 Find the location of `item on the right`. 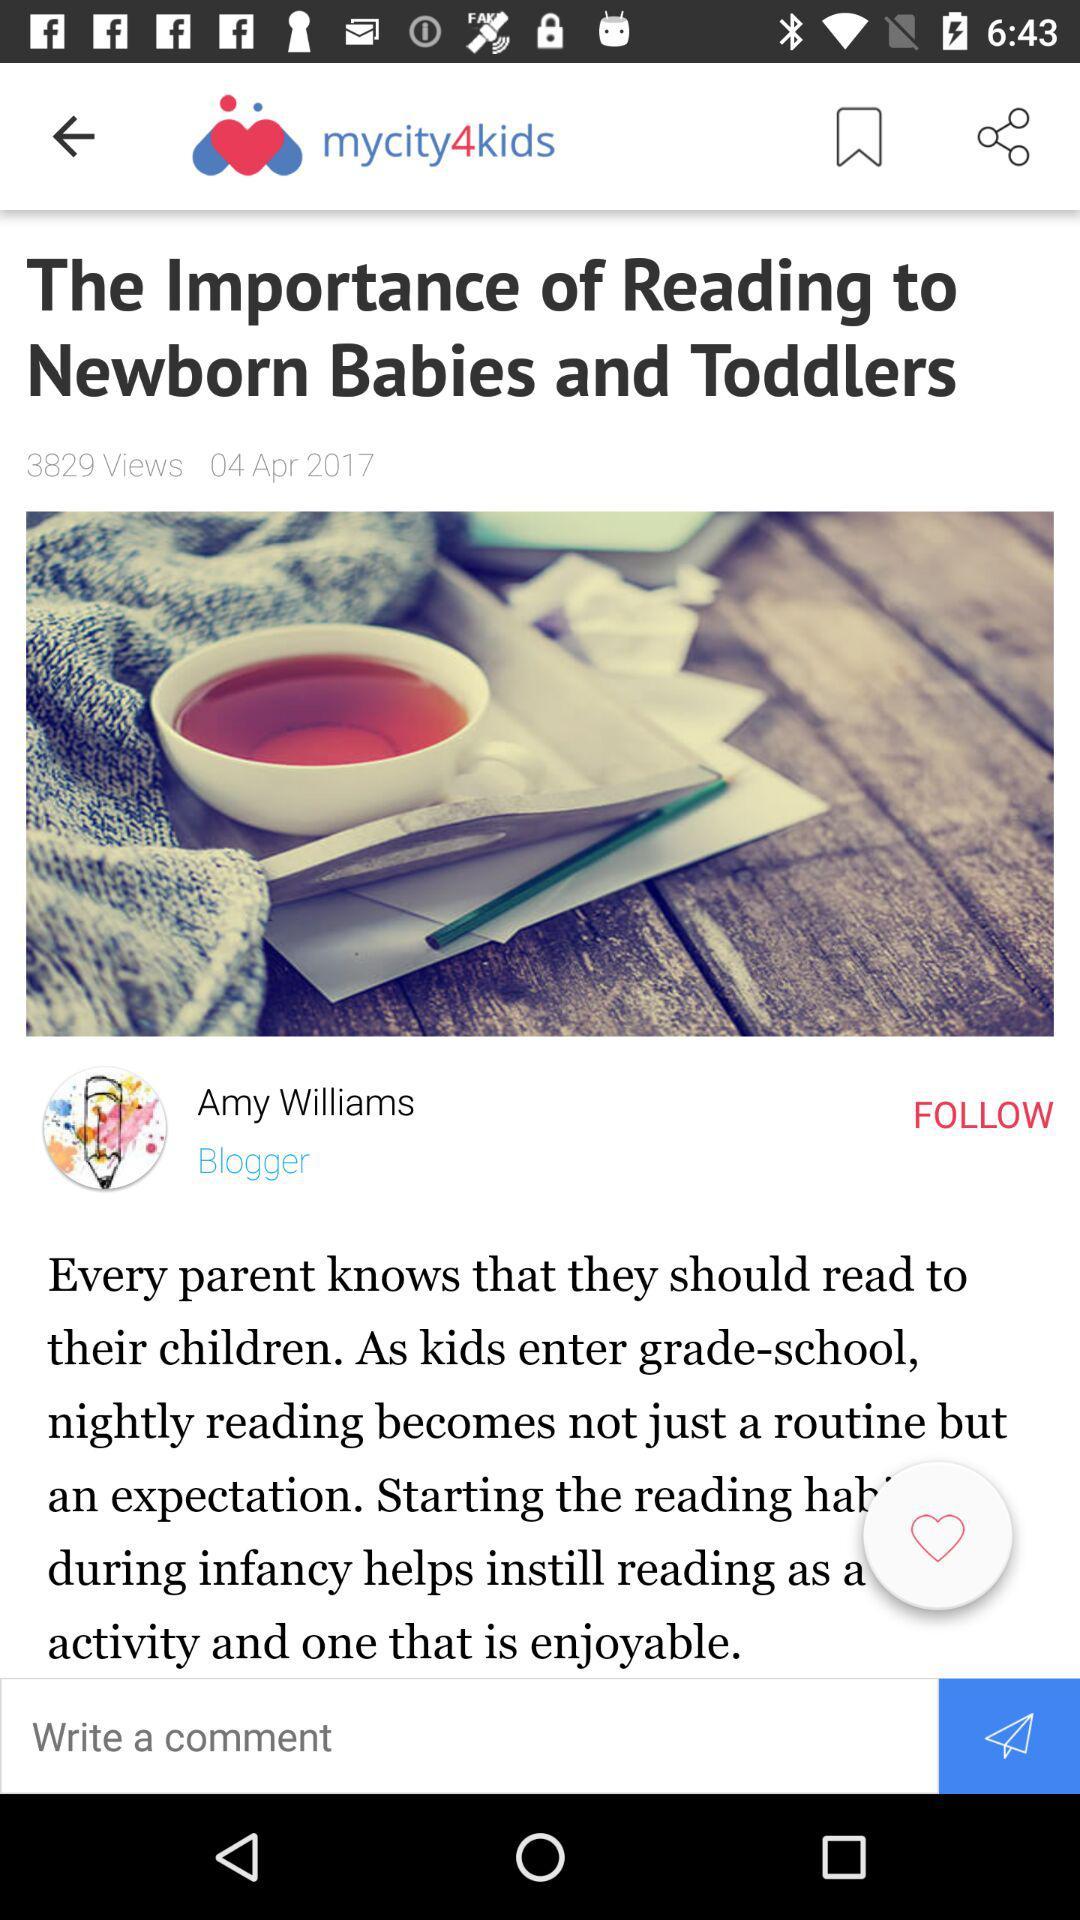

item on the right is located at coordinates (982, 1112).